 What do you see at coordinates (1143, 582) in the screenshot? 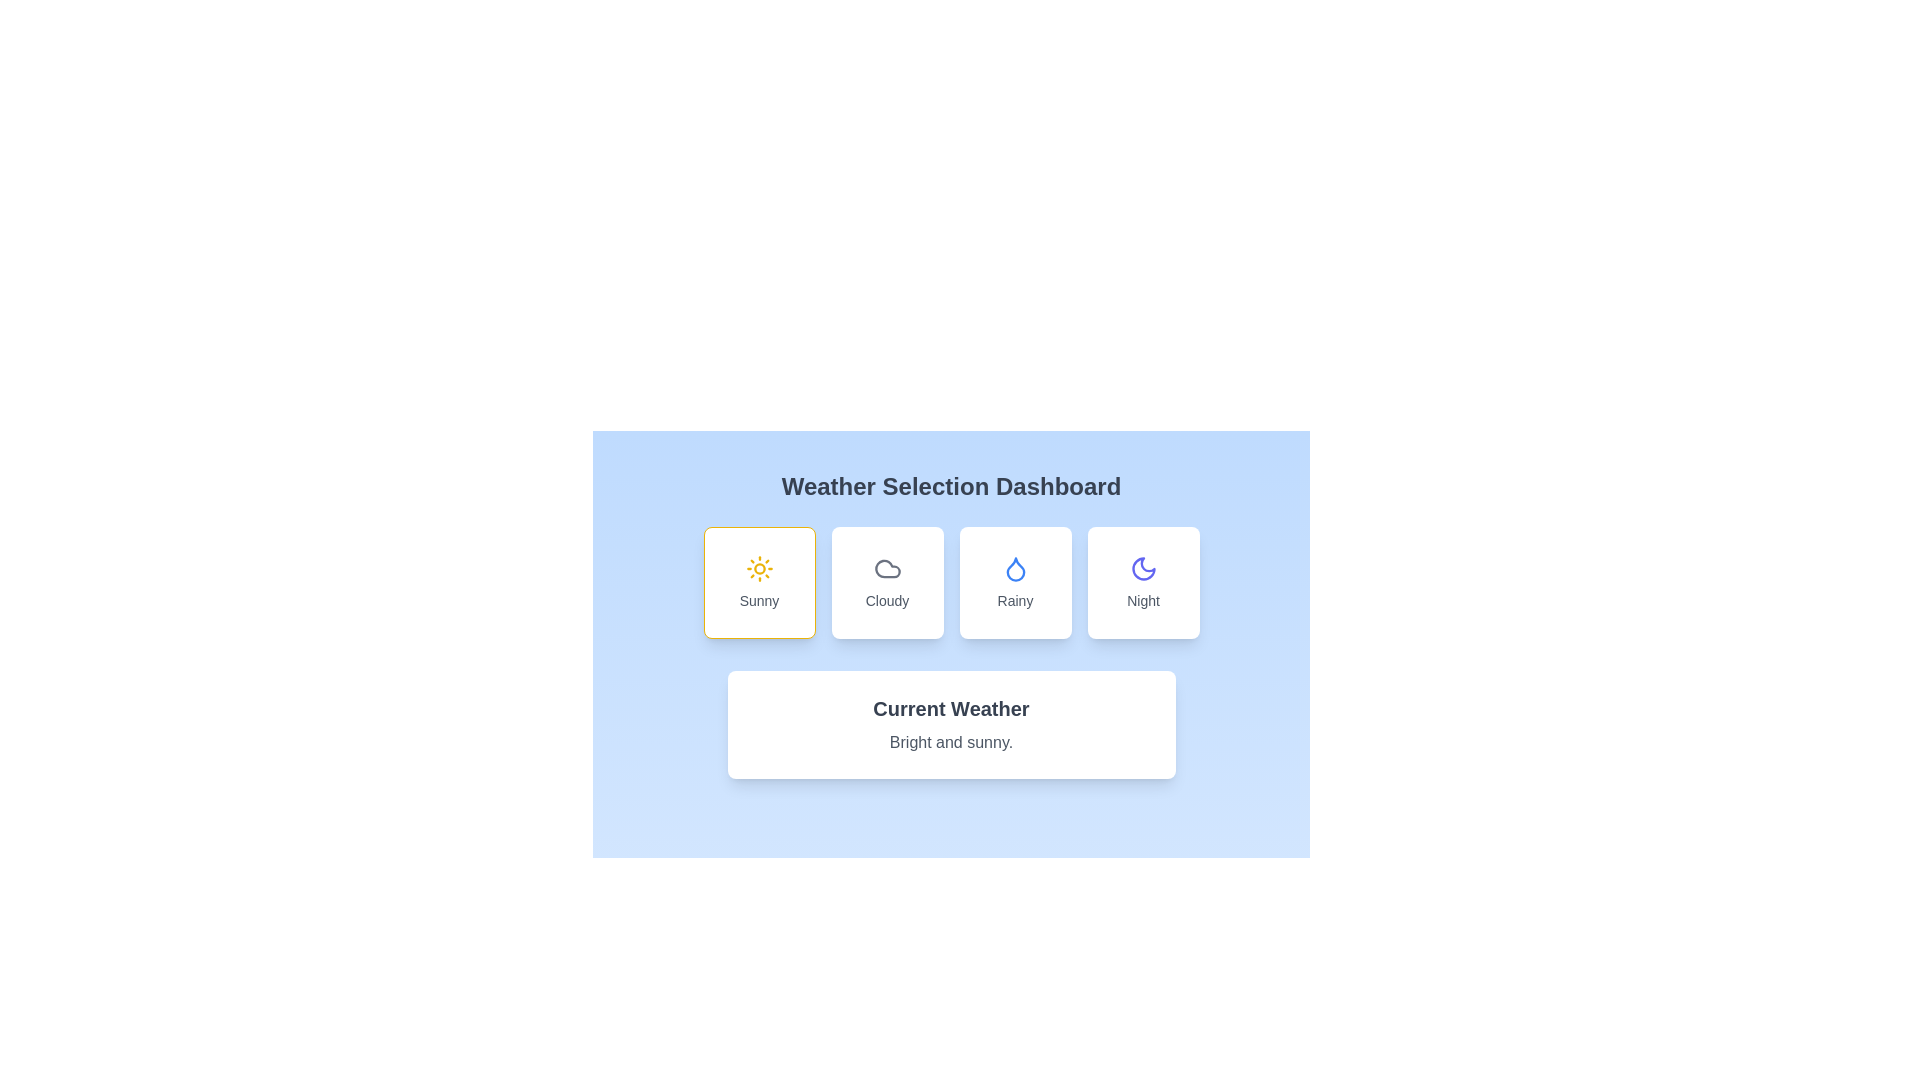
I see `the fourth button with a white background and indigo moon icon labeled 'Night'` at bounding box center [1143, 582].